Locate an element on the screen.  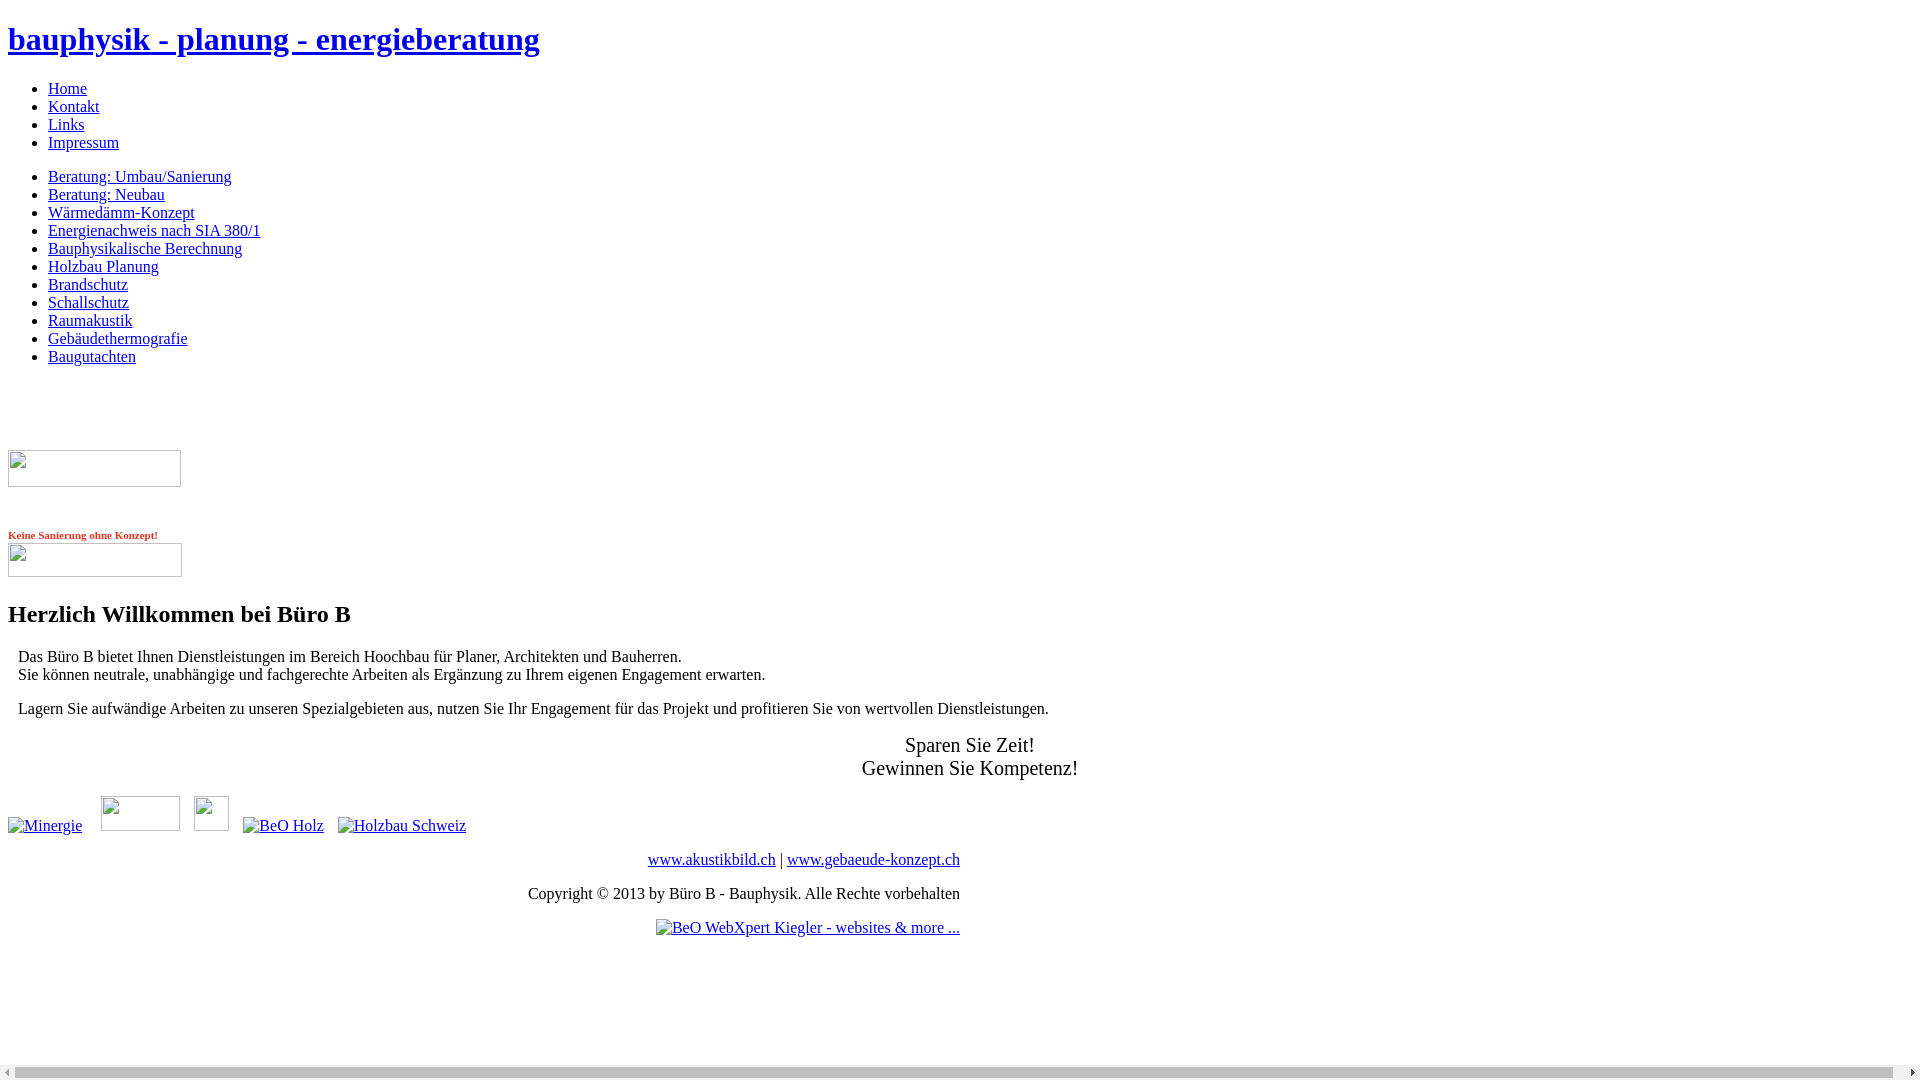
'Energienachweis nach SIA 380/1' is located at coordinates (153, 229).